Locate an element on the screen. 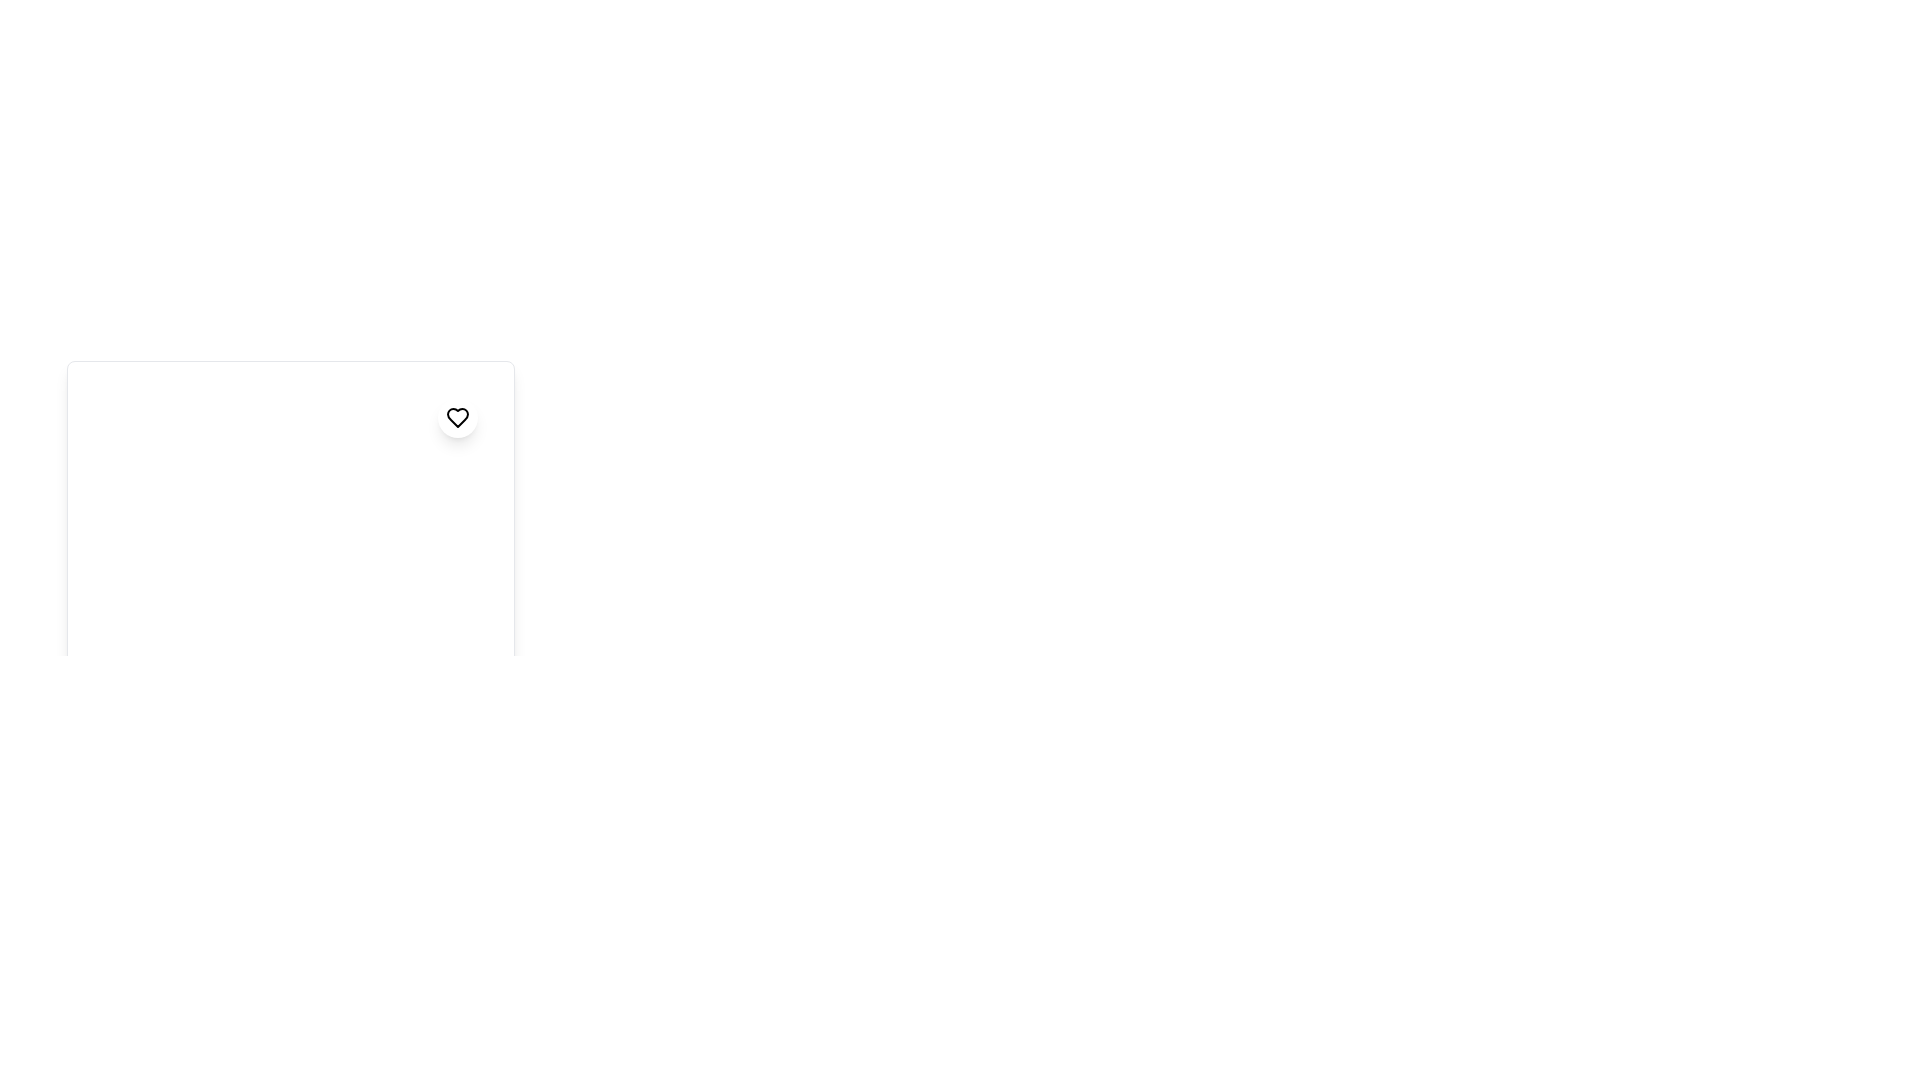 The image size is (1920, 1080). the first SVG Circle element, which is outlined with a stroke and has no additional features is located at coordinates (427, 749).